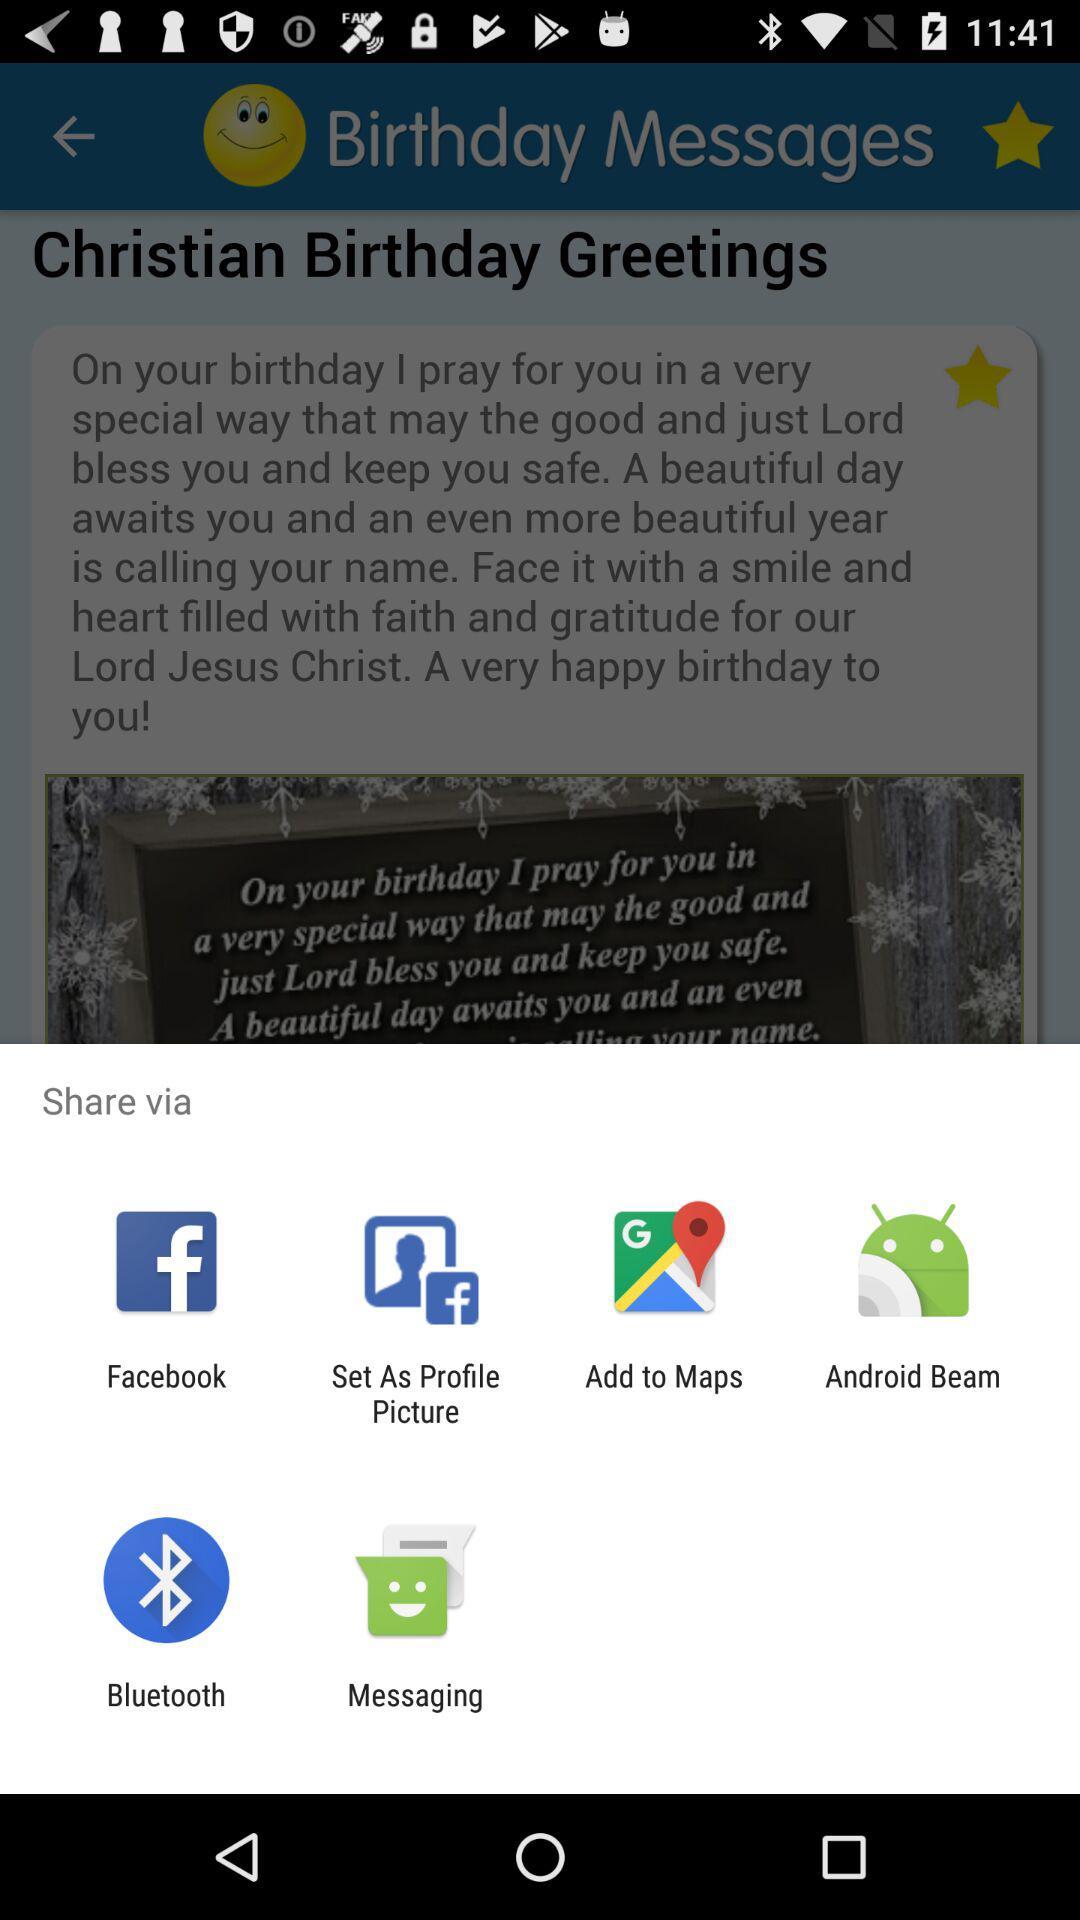 This screenshot has width=1080, height=1920. What do you see at coordinates (414, 1392) in the screenshot?
I see `the set as profile icon` at bounding box center [414, 1392].